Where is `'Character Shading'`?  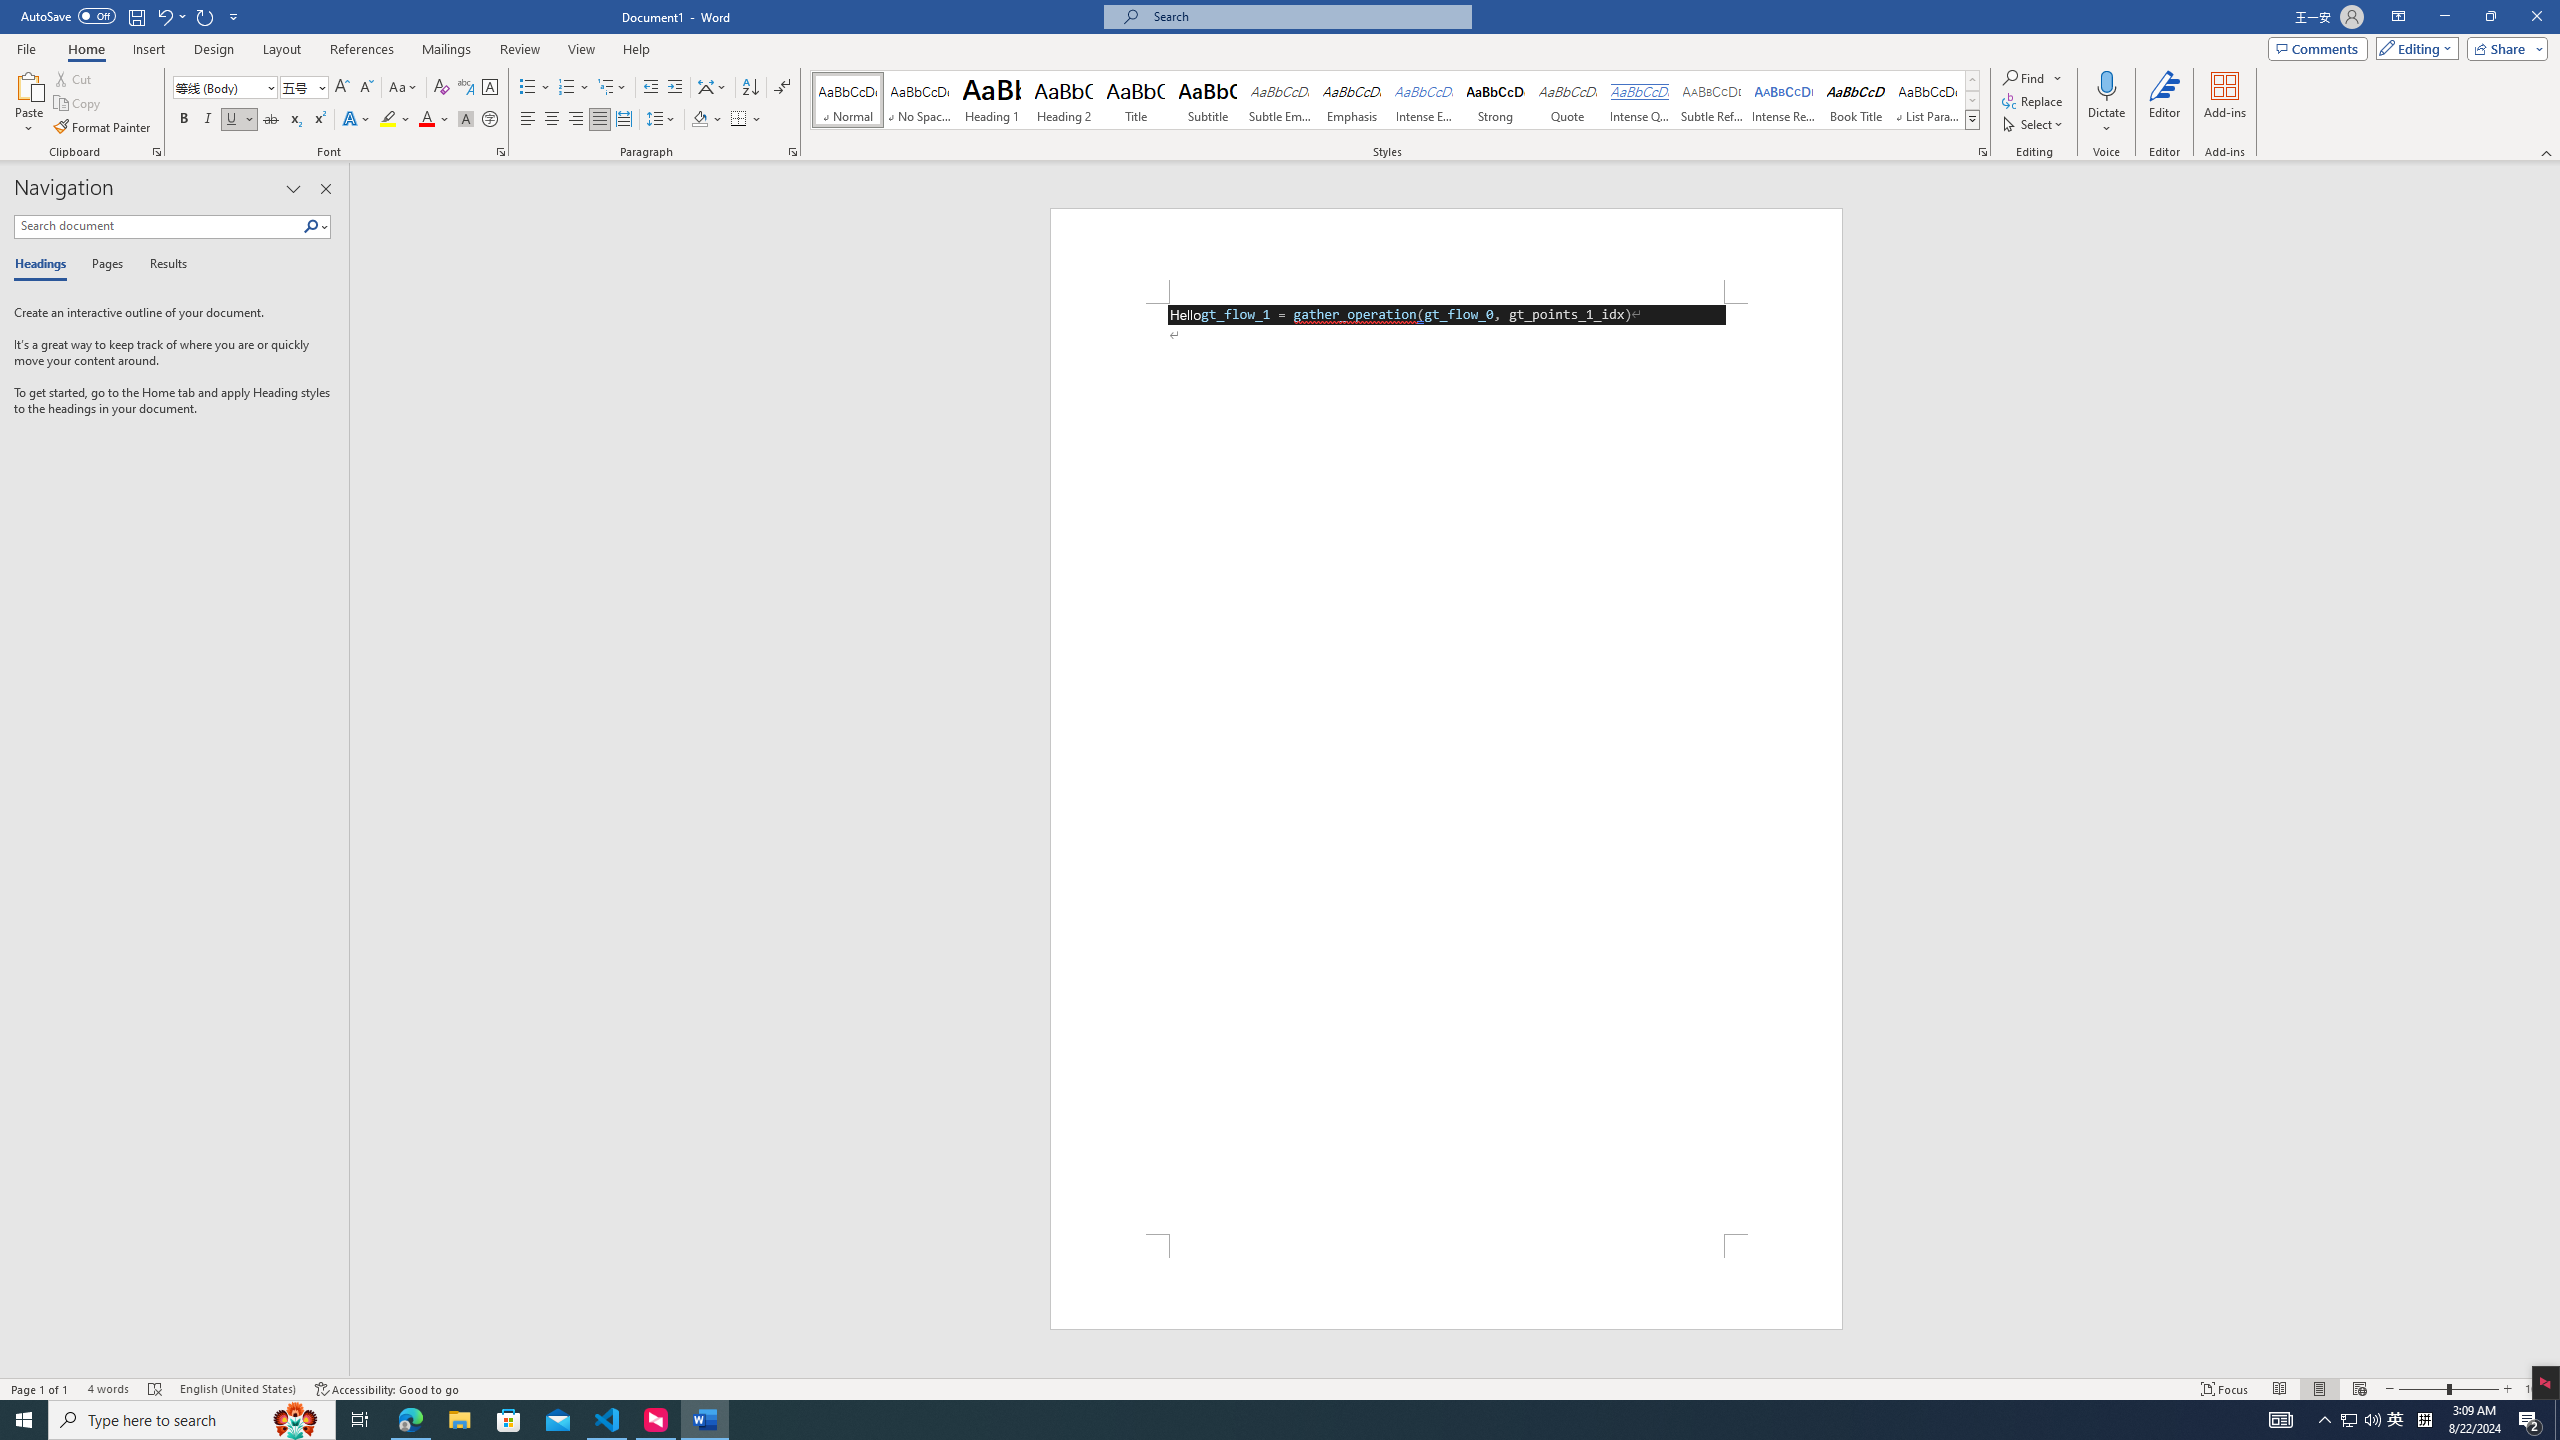 'Character Shading' is located at coordinates (464, 118).